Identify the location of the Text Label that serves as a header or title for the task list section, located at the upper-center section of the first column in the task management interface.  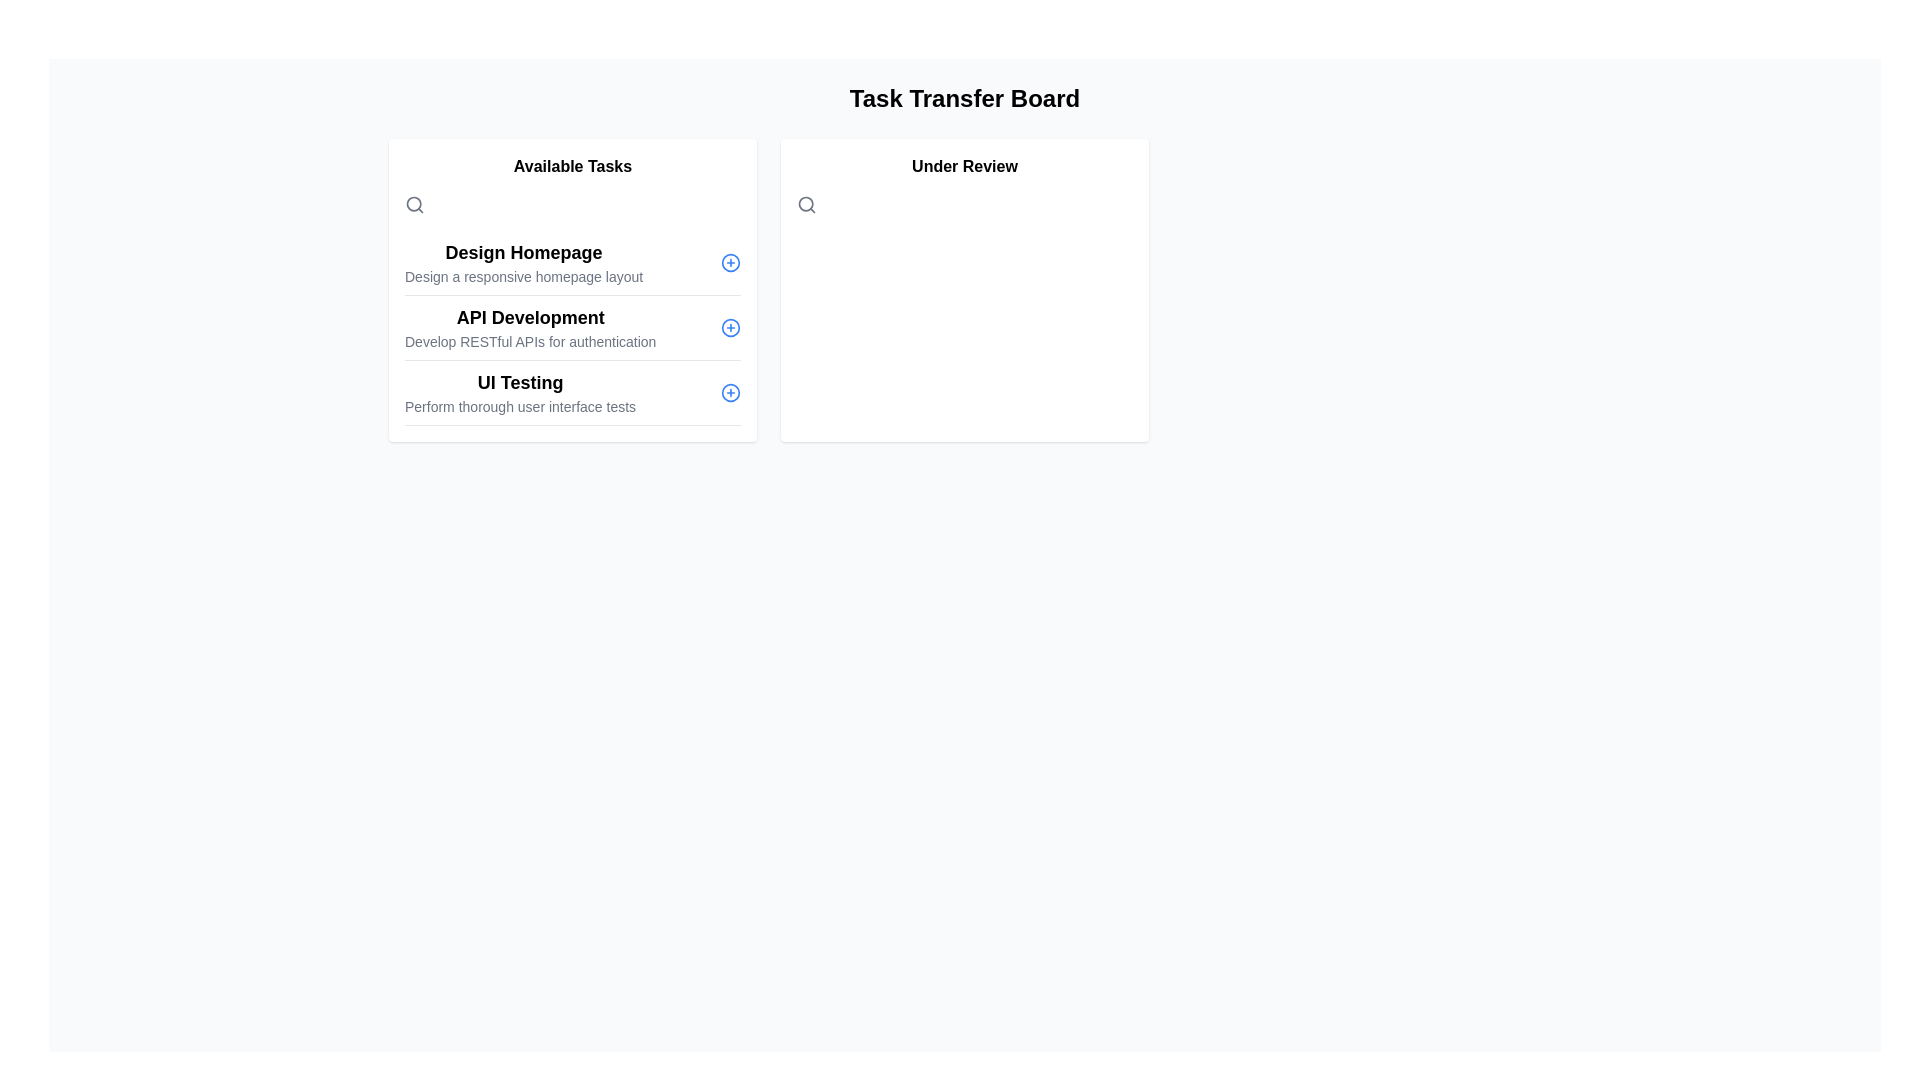
(571, 165).